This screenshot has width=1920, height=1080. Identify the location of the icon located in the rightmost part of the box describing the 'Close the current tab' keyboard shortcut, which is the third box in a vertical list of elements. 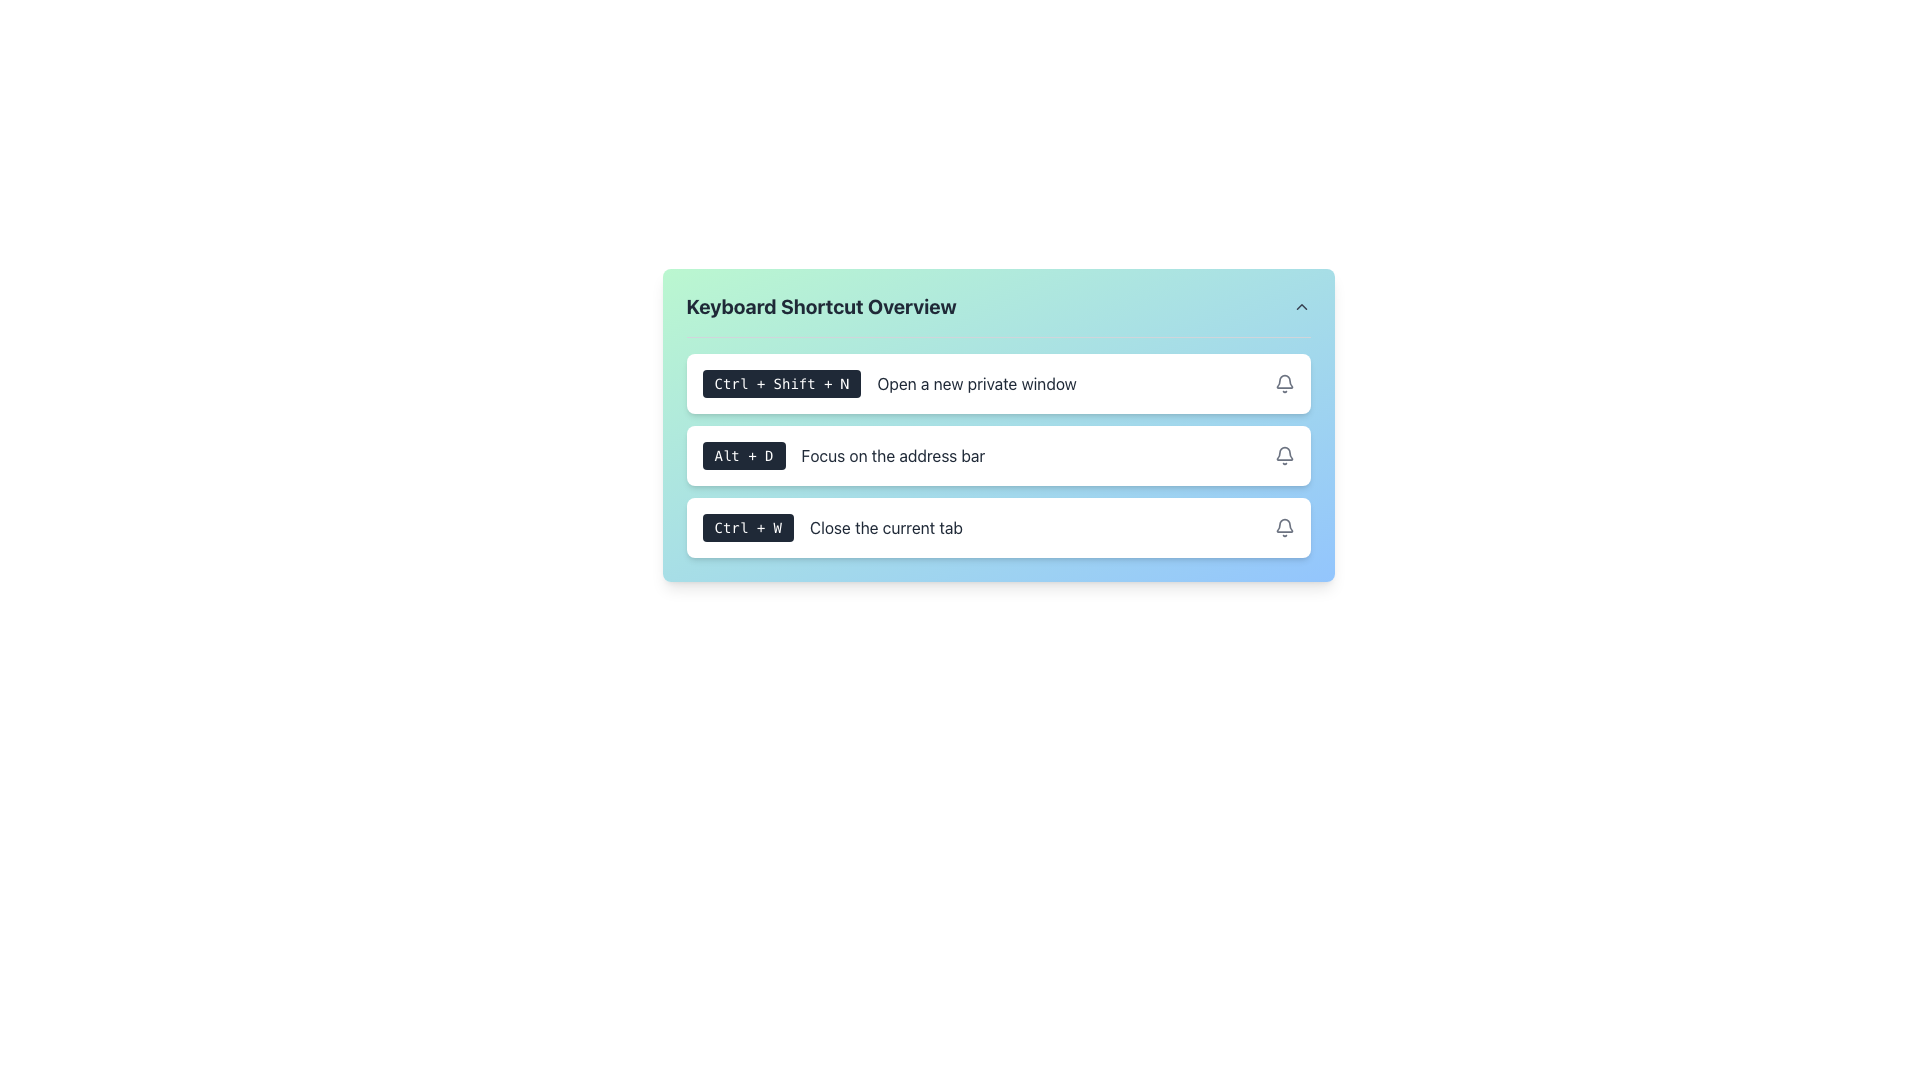
(1284, 527).